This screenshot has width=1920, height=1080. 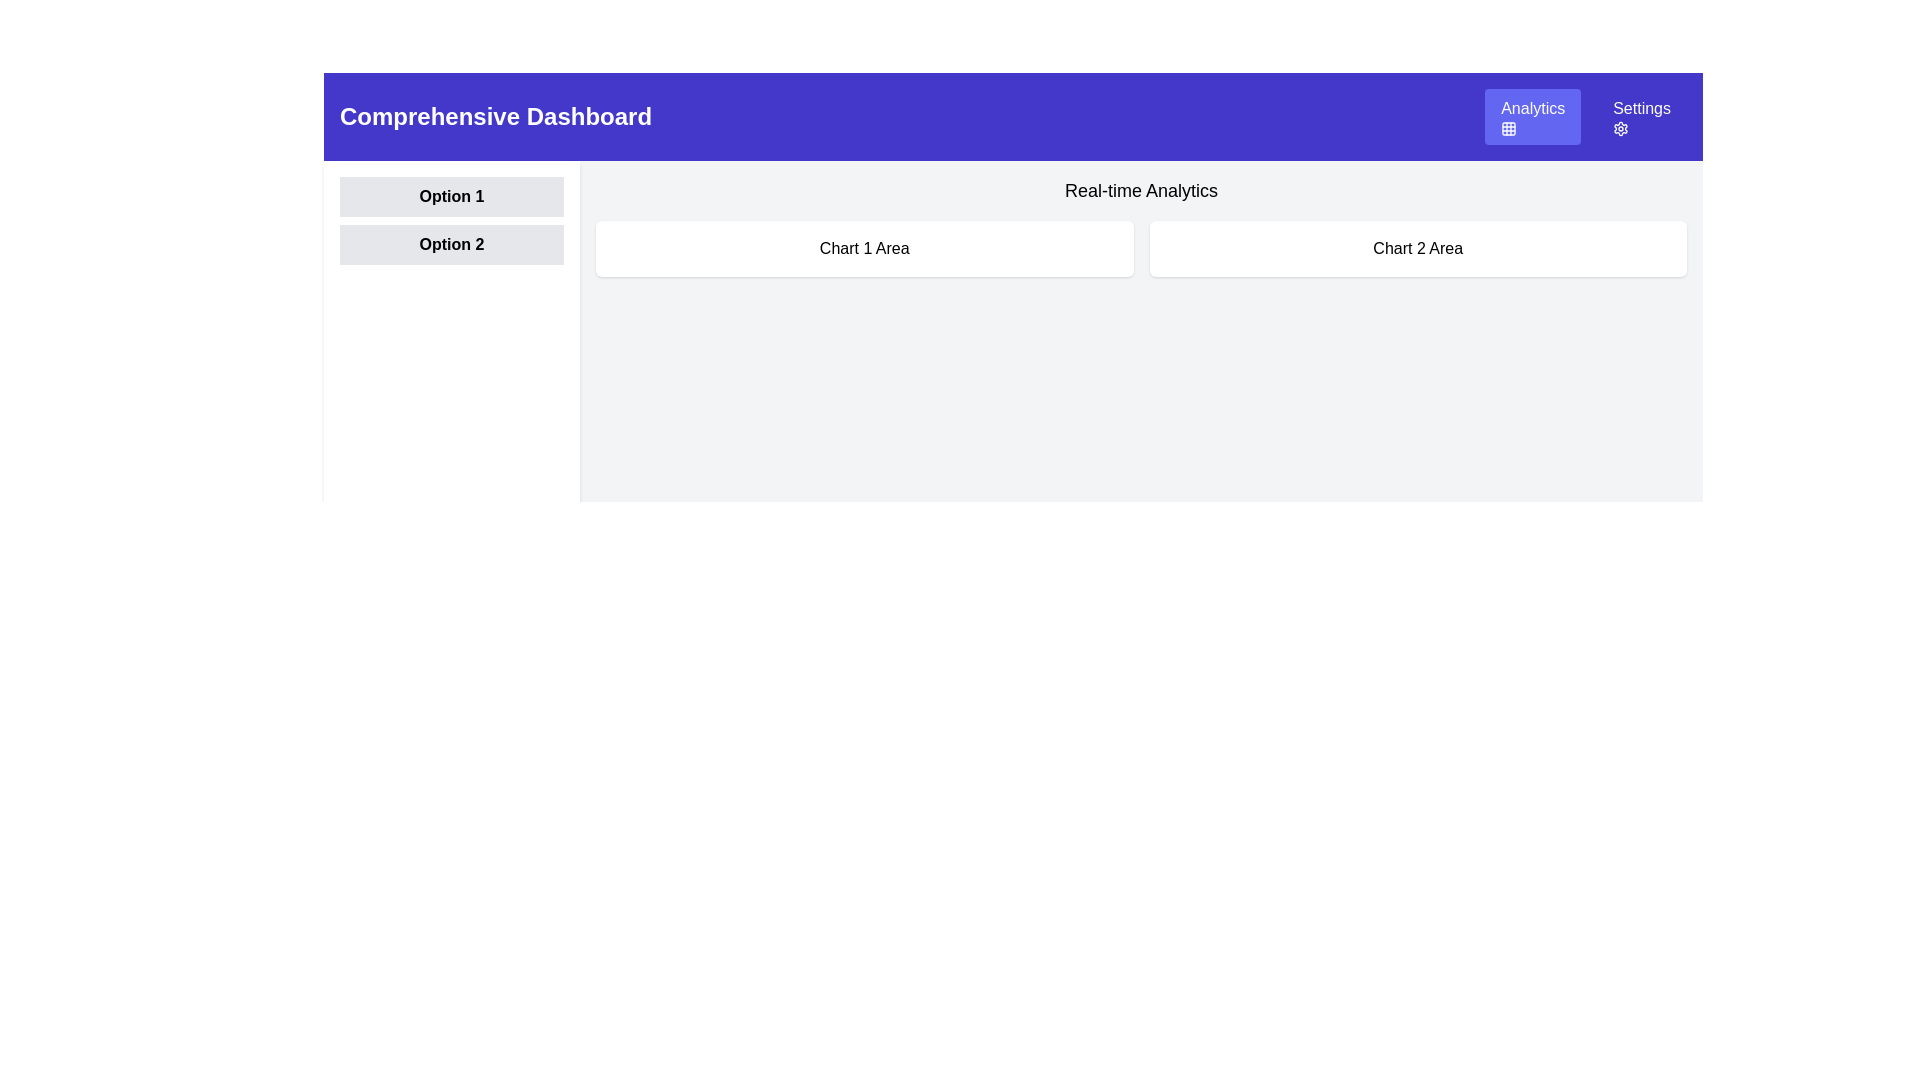 What do you see at coordinates (496, 116) in the screenshot?
I see `the Text label located in the header section of the interface, positioned to the far left side of the bar, serving as the title for the page or application` at bounding box center [496, 116].